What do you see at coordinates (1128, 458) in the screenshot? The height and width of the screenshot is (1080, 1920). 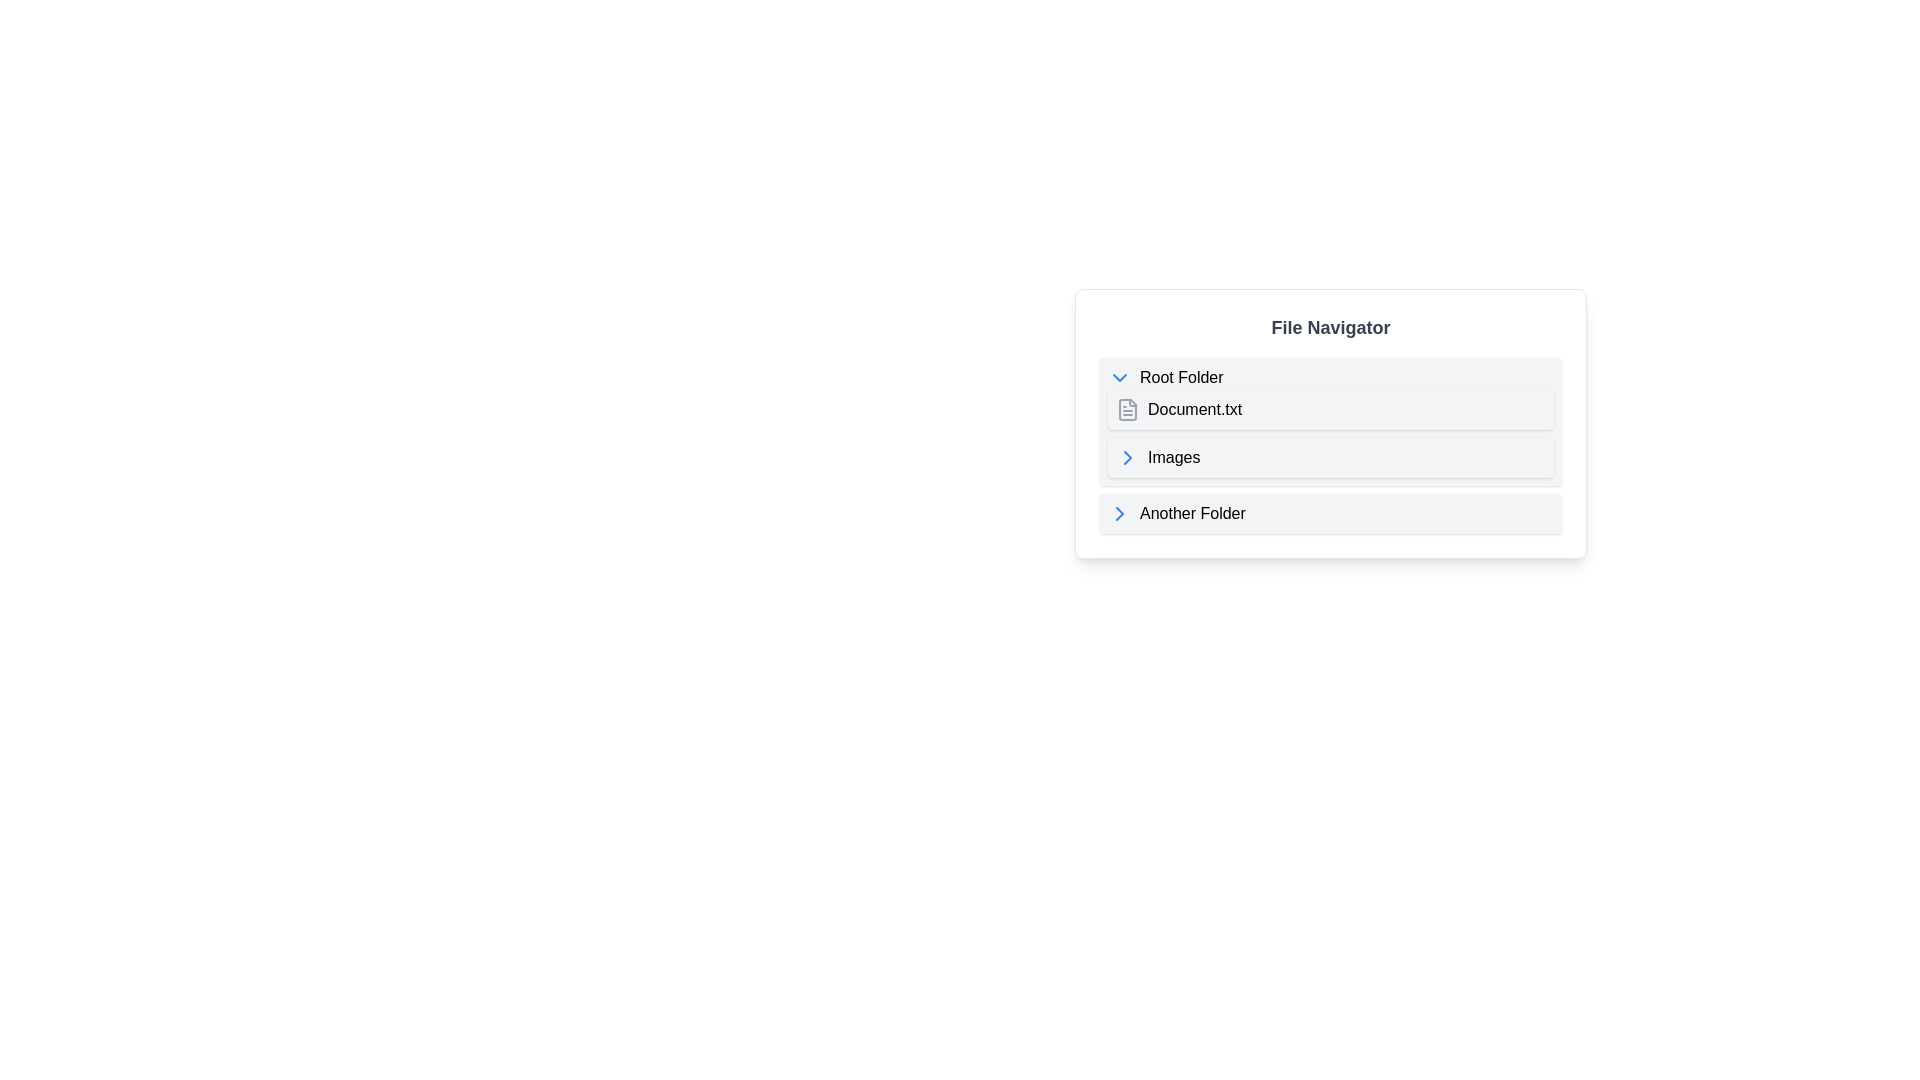 I see `the right-pointing blue chevron icon that indicates expandable options, located to the left of the 'Images' text in the file navigation panel` at bounding box center [1128, 458].